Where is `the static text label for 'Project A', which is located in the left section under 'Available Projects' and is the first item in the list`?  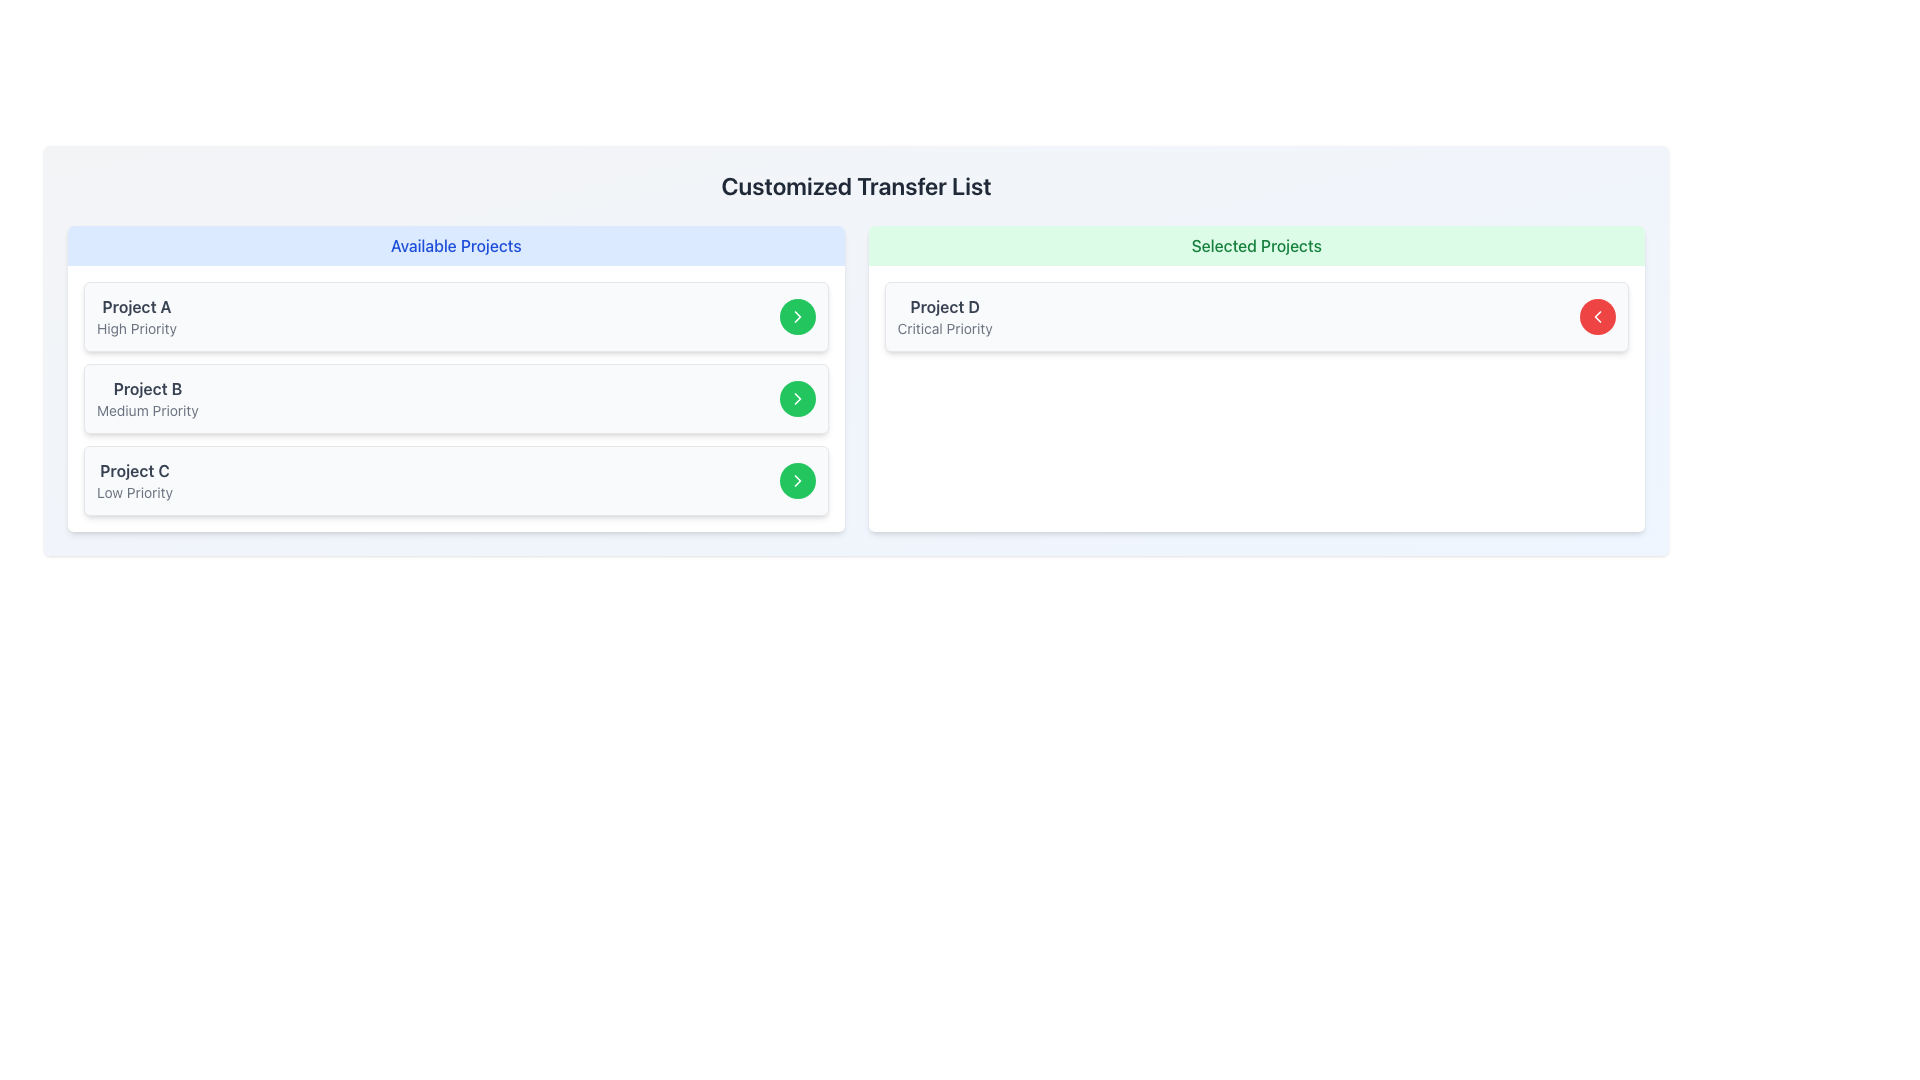 the static text label for 'Project A', which is located in the left section under 'Available Projects' and is the first item in the list is located at coordinates (136, 307).